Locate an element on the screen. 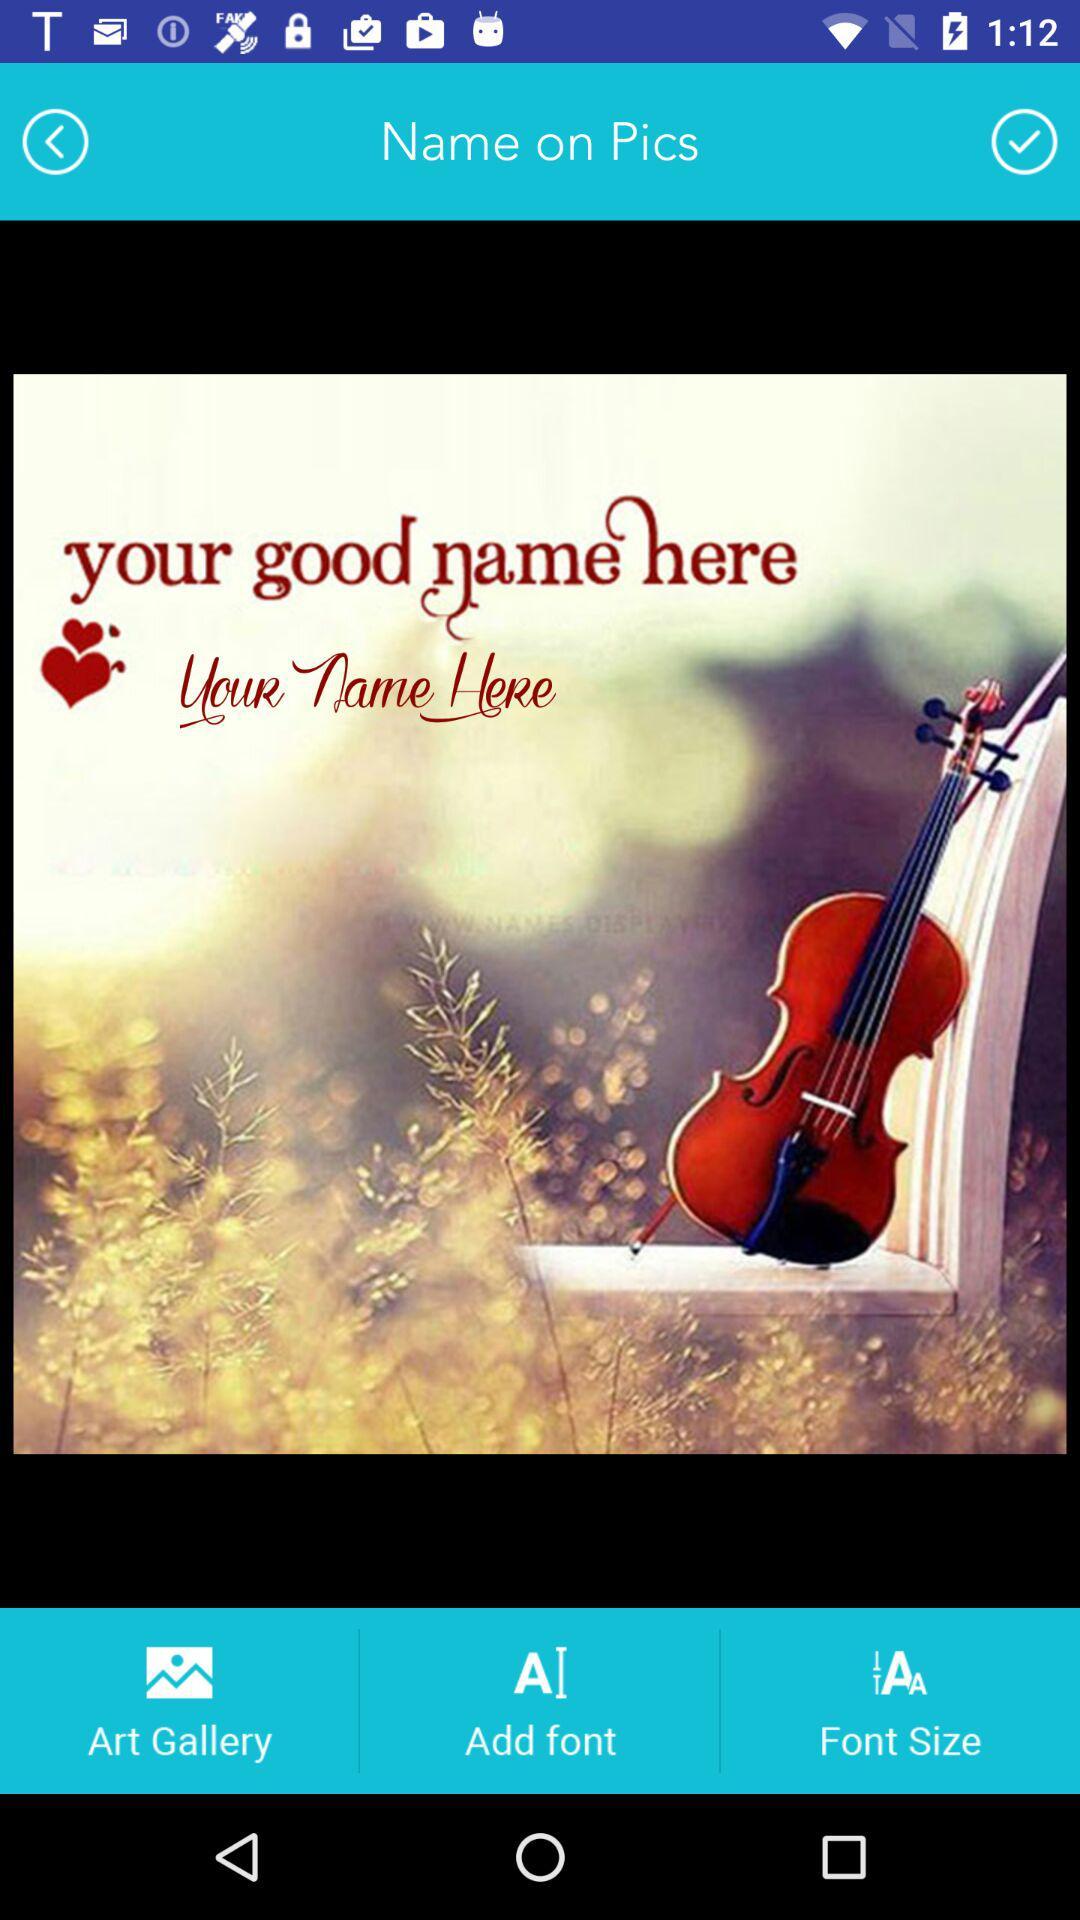 This screenshot has height=1920, width=1080. photos is located at coordinates (177, 1699).